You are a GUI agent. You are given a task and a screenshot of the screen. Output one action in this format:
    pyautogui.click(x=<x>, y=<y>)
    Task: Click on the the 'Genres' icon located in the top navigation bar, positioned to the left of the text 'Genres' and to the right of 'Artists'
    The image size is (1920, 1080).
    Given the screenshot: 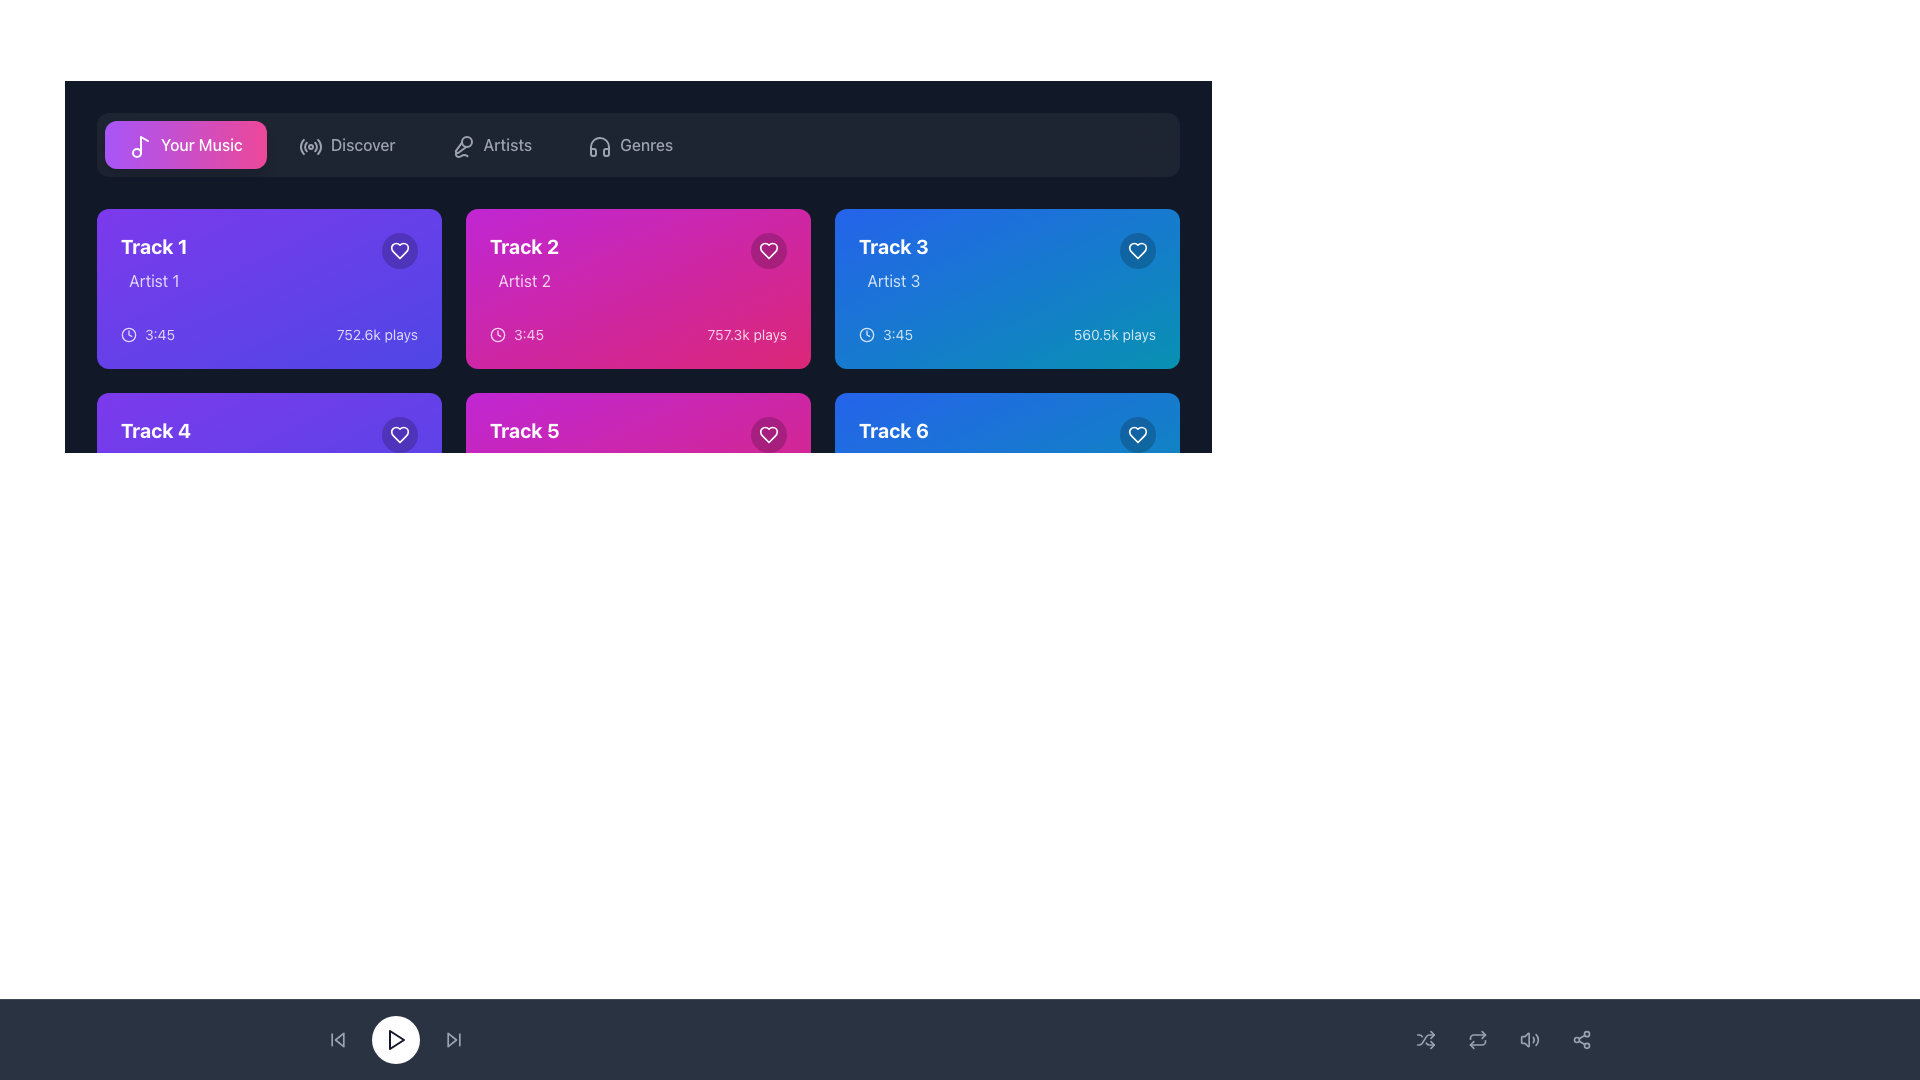 What is the action you would take?
    pyautogui.click(x=597, y=144)
    